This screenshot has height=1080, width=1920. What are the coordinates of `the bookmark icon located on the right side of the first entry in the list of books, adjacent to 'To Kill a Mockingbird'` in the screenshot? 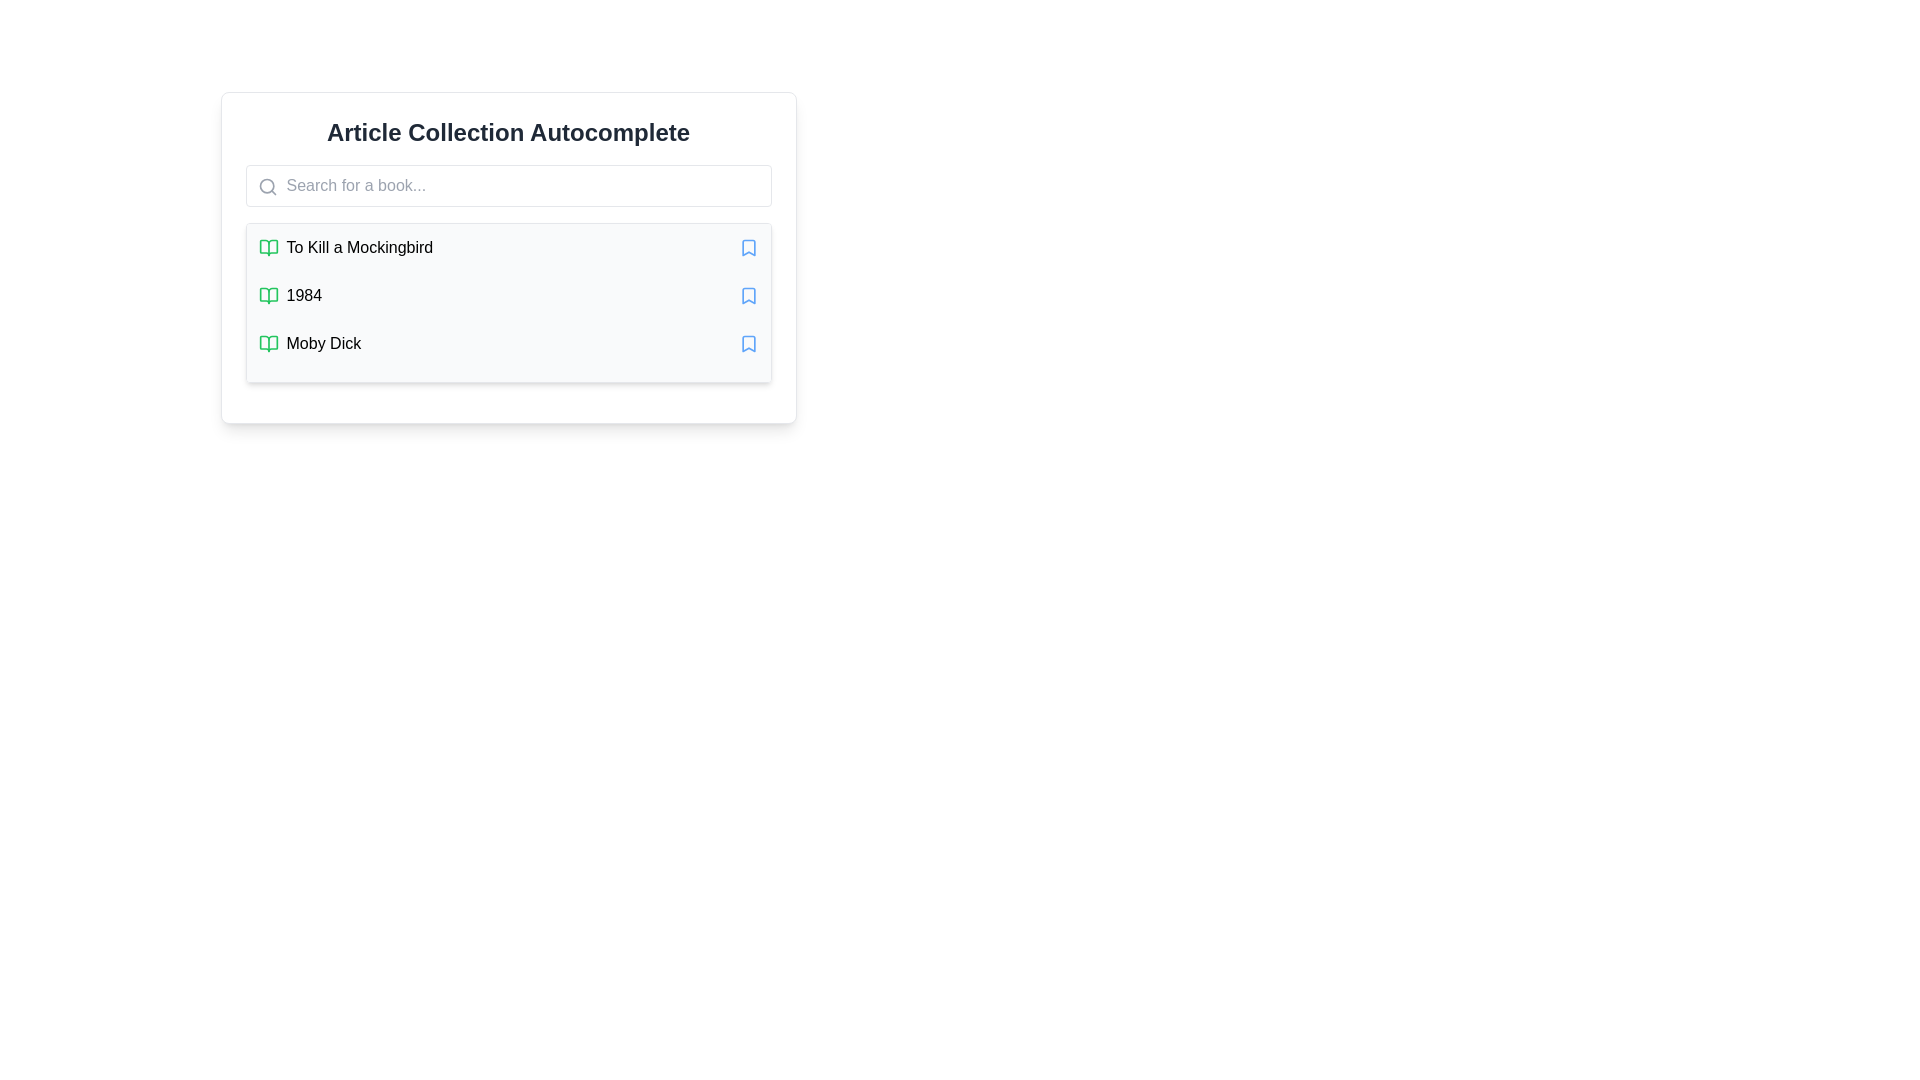 It's located at (747, 246).